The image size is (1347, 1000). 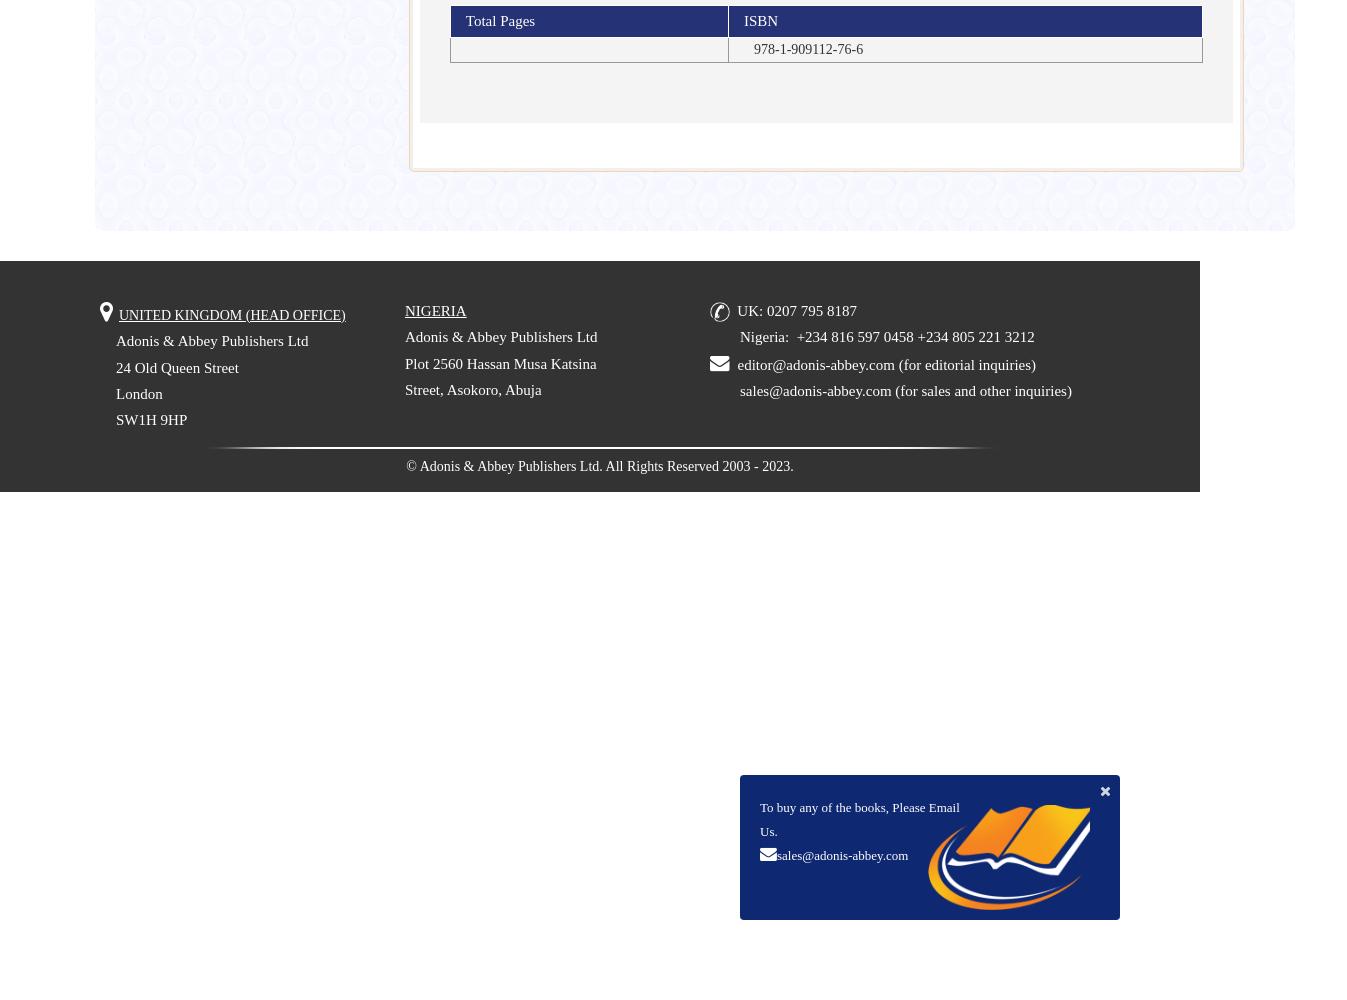 What do you see at coordinates (796, 310) in the screenshot?
I see `'UK: 0207 795 8187'` at bounding box center [796, 310].